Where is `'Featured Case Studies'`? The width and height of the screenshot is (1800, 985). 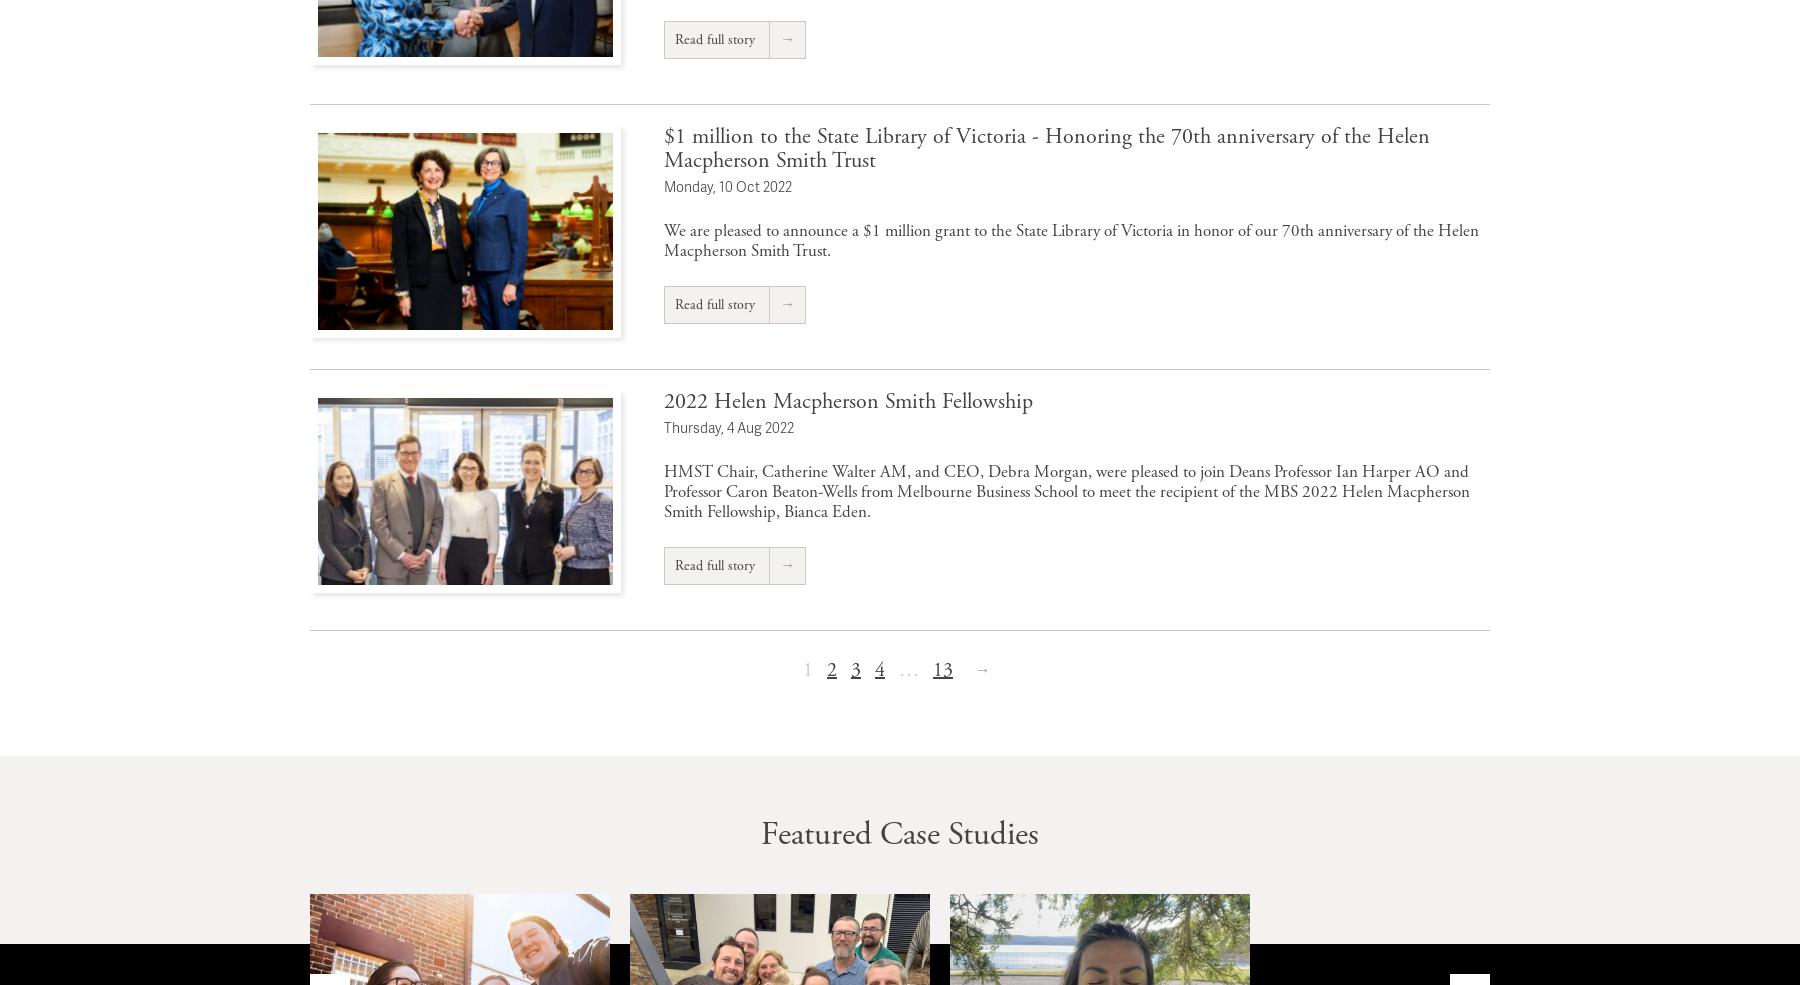 'Featured Case Studies' is located at coordinates (900, 832).